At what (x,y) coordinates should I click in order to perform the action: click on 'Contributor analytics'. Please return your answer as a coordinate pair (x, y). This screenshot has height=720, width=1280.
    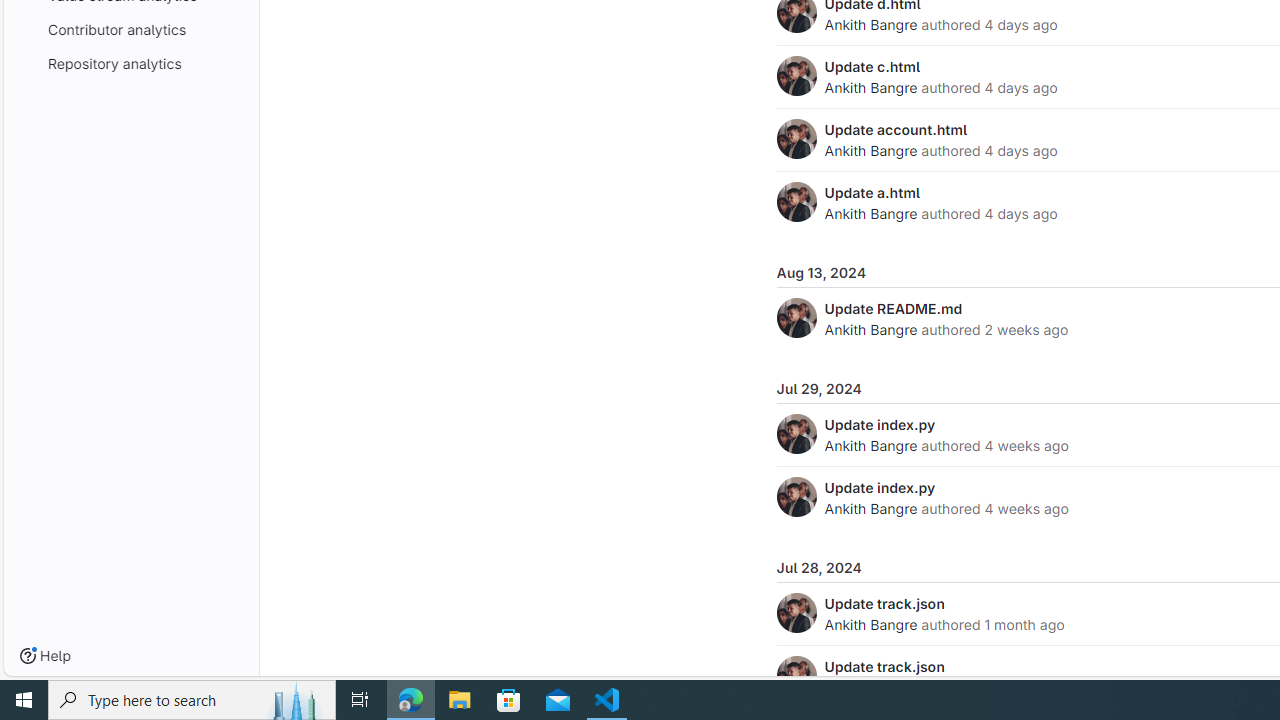
    Looking at the image, I should click on (130, 28).